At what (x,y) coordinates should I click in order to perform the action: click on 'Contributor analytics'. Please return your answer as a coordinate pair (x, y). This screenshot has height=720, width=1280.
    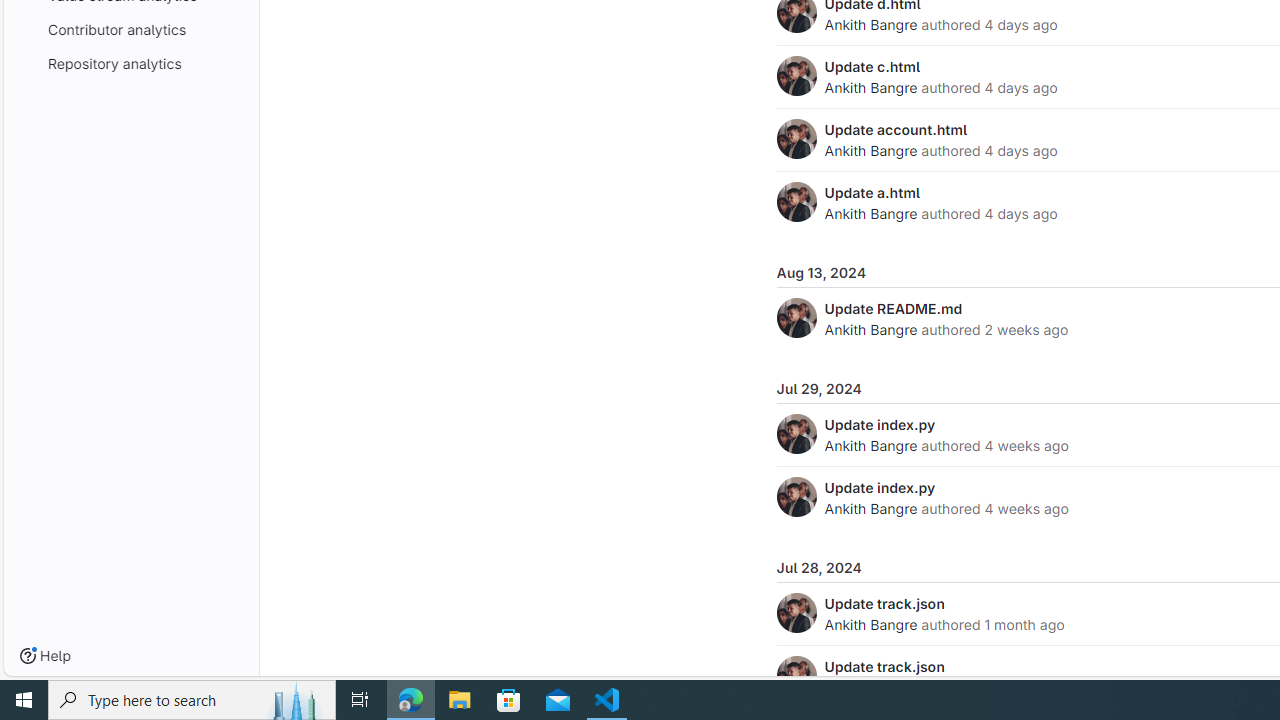
    Looking at the image, I should click on (130, 28).